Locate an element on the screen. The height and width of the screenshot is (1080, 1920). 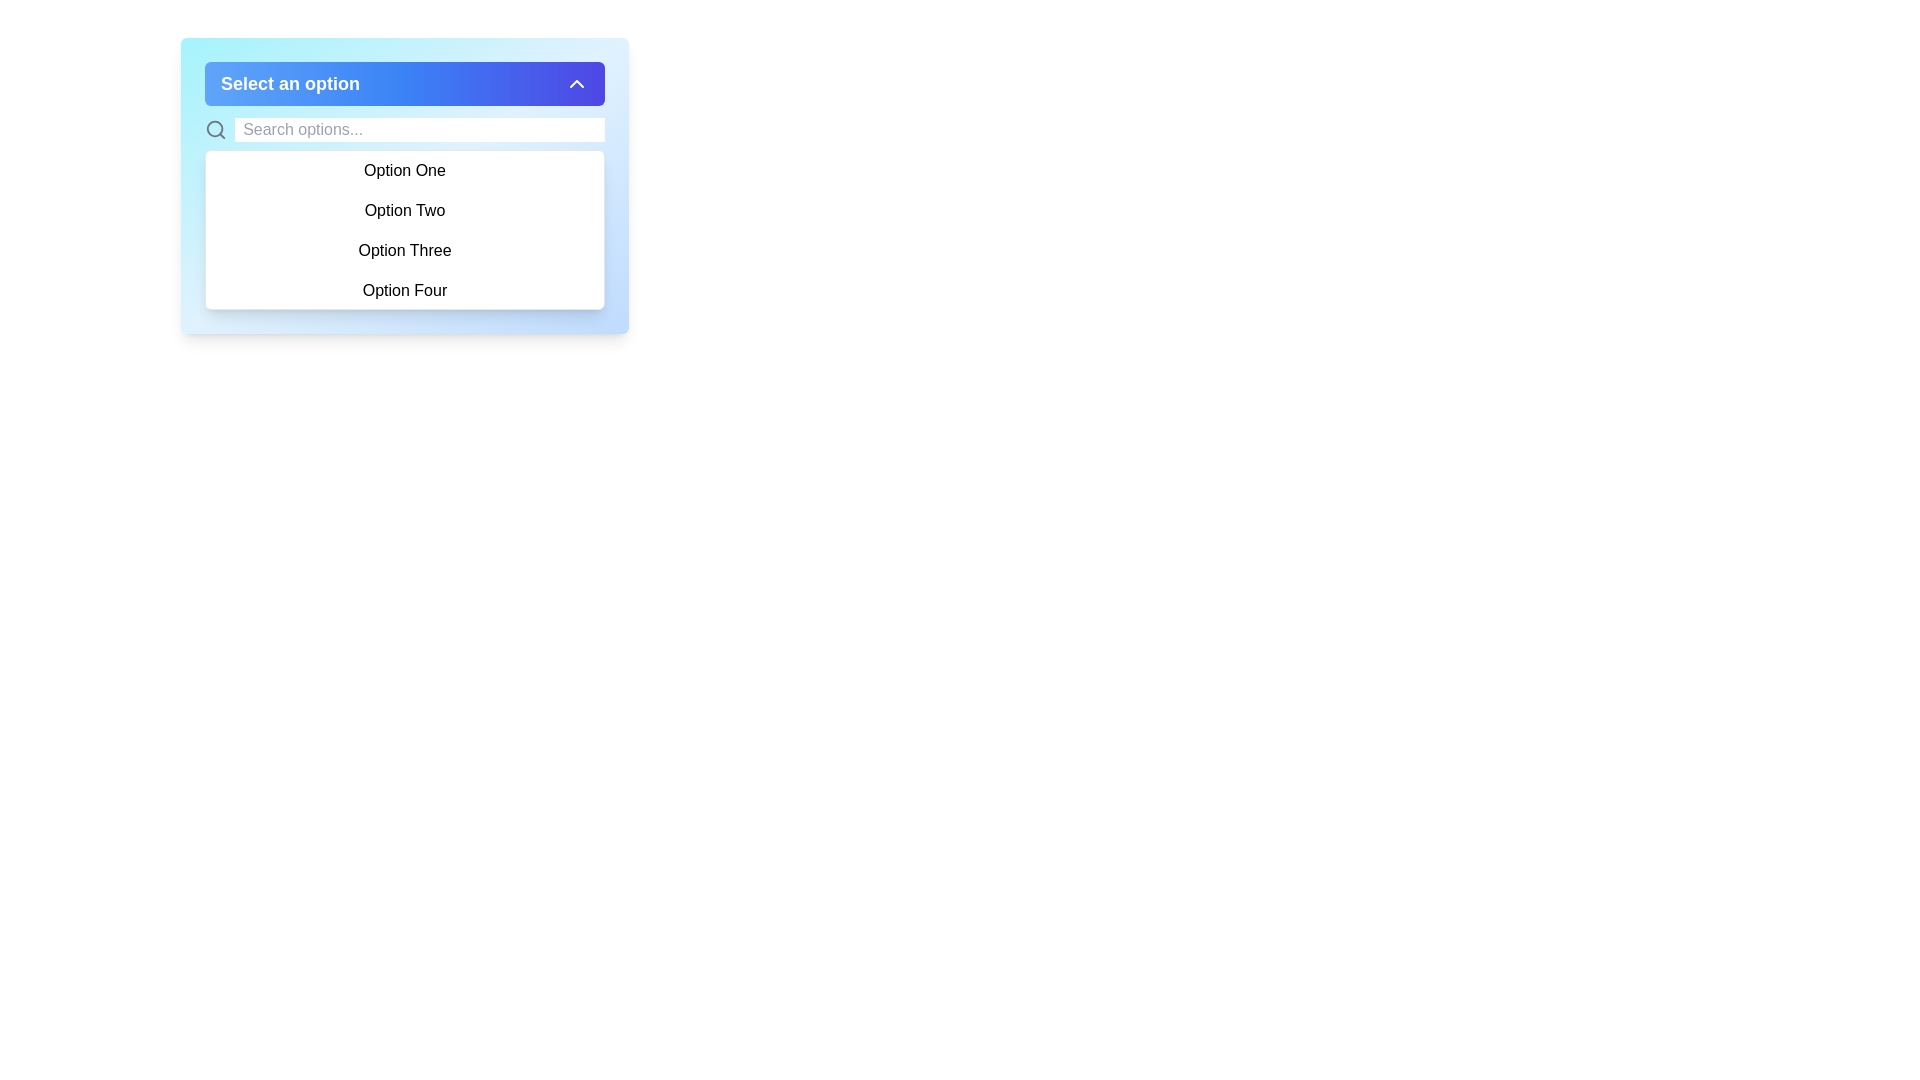
the dropdown menu option labeled 'Option Four' is located at coordinates (403, 290).